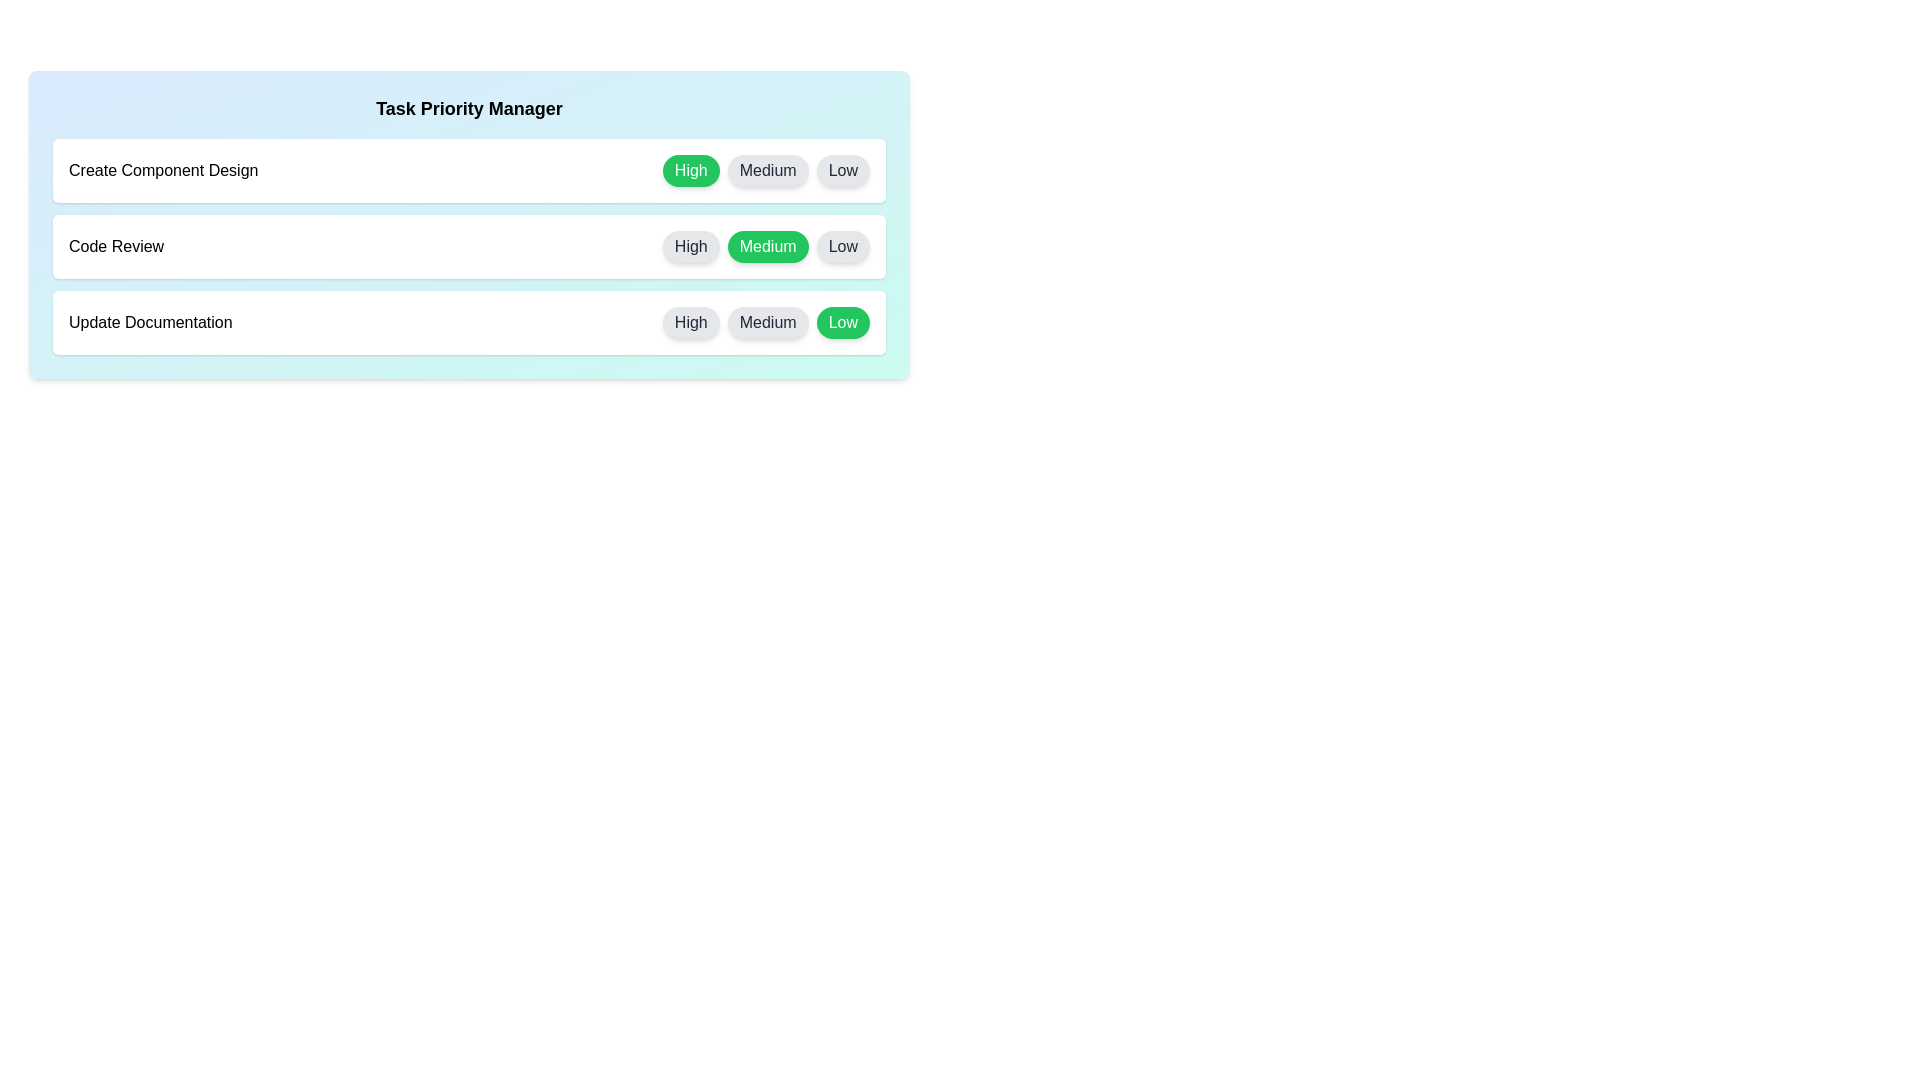  I want to click on the Medium button for the task 'Code Review' to set its priority, so click(767, 245).